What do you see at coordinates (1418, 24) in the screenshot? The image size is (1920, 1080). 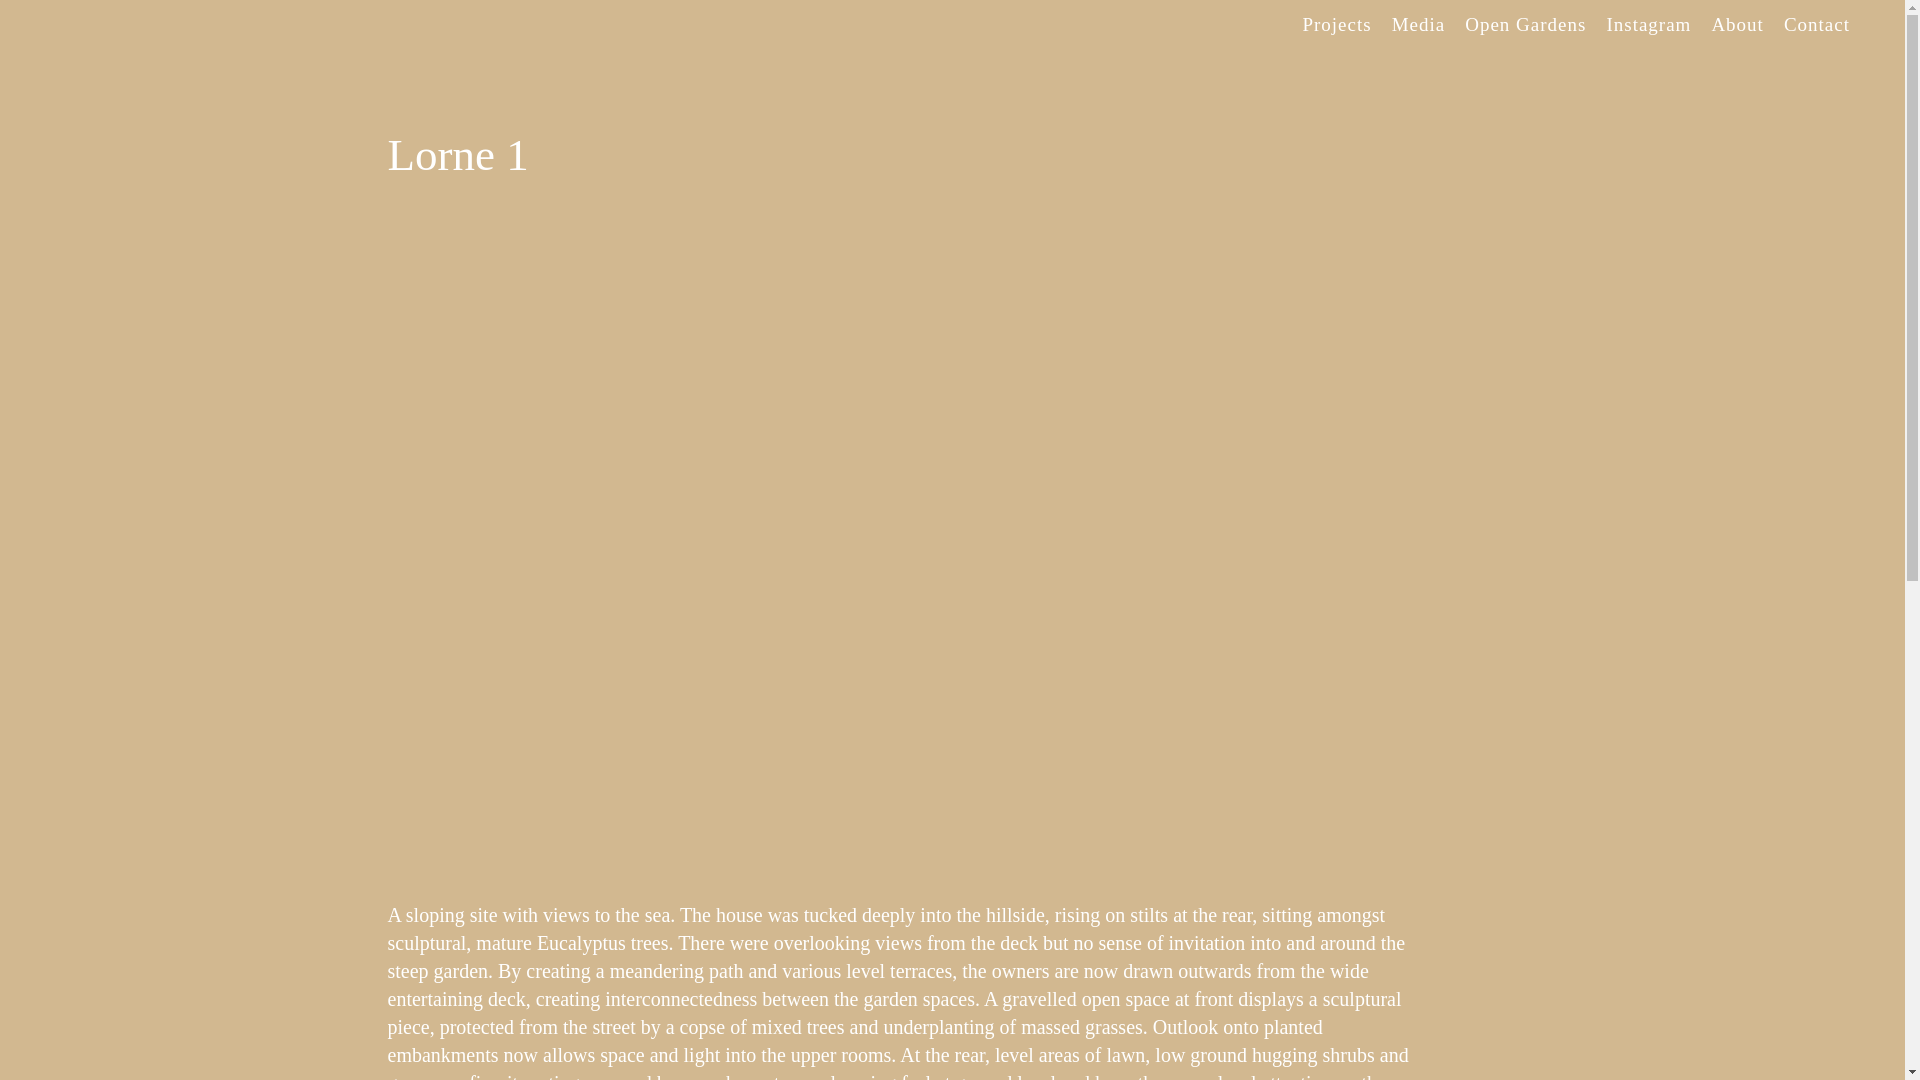 I see `'Media'` at bounding box center [1418, 24].